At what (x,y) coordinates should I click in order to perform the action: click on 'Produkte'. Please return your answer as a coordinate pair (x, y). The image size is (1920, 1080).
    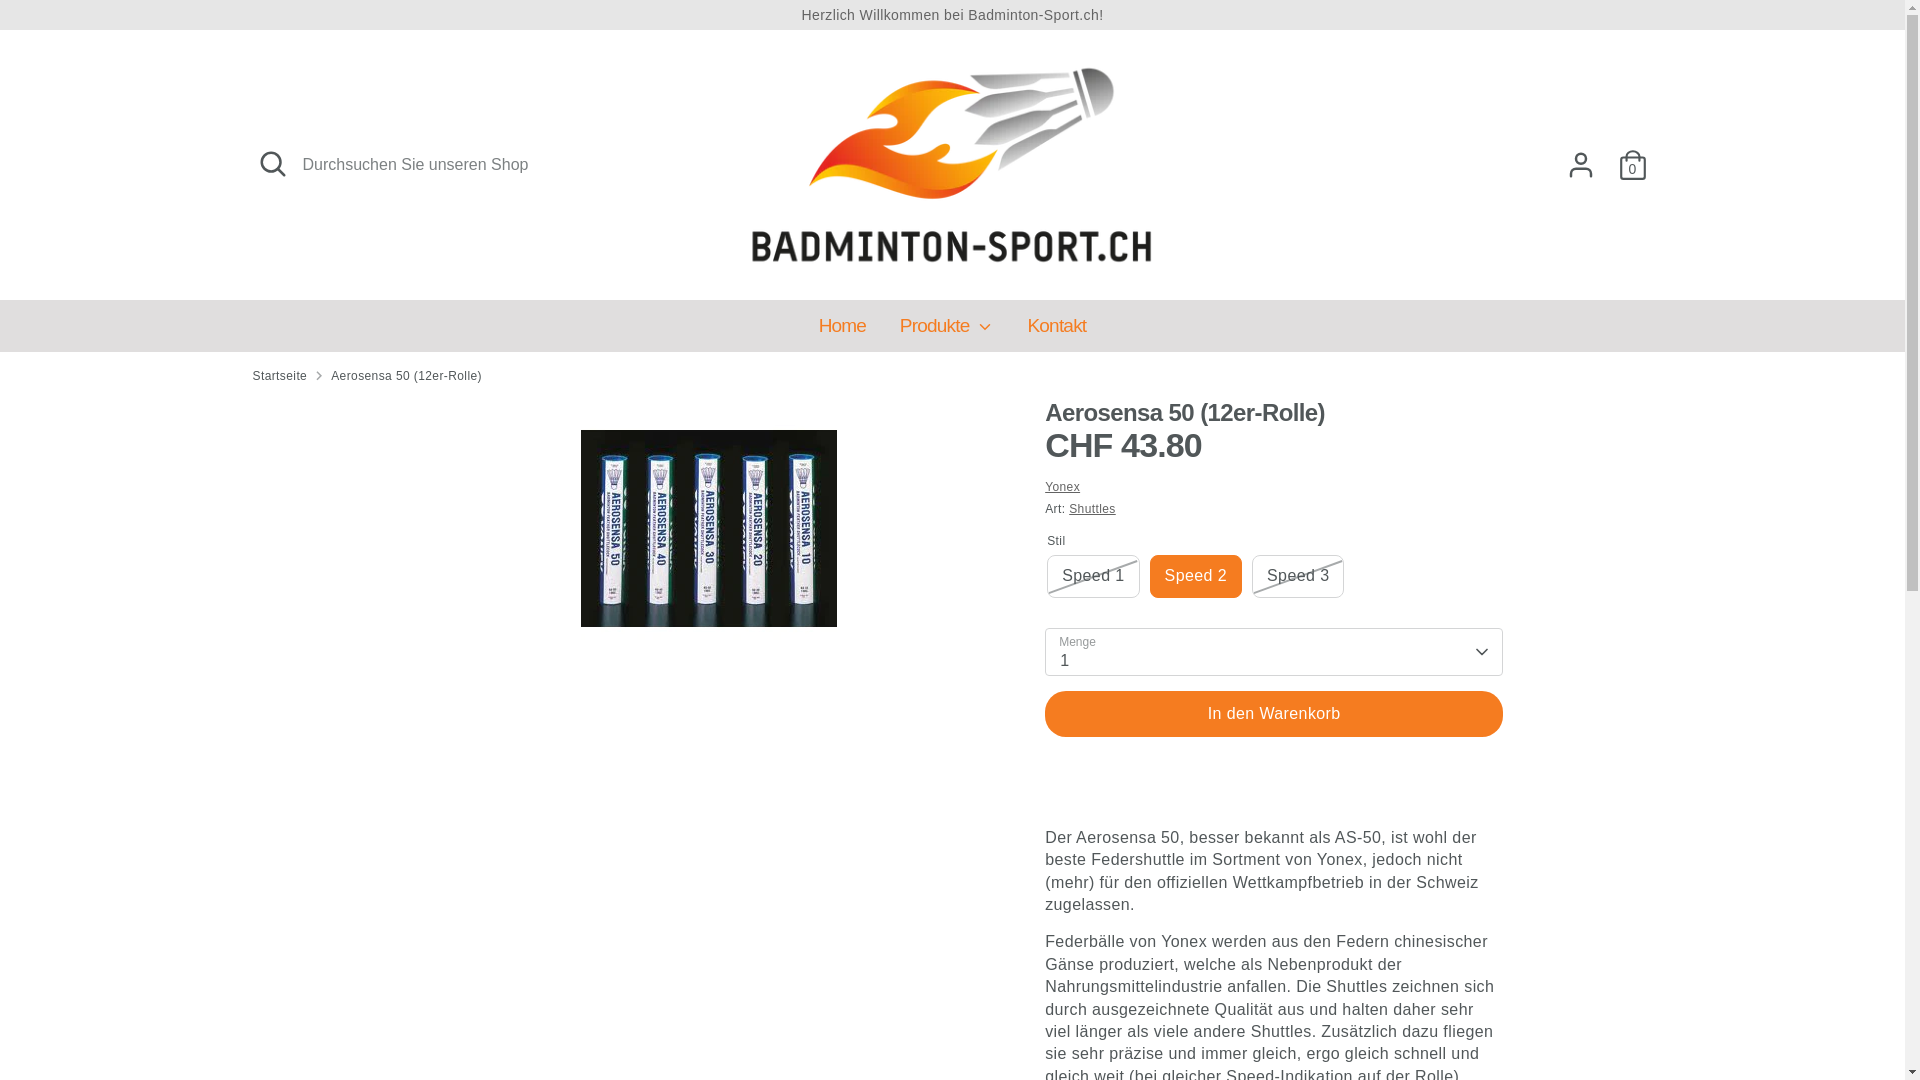
    Looking at the image, I should click on (945, 331).